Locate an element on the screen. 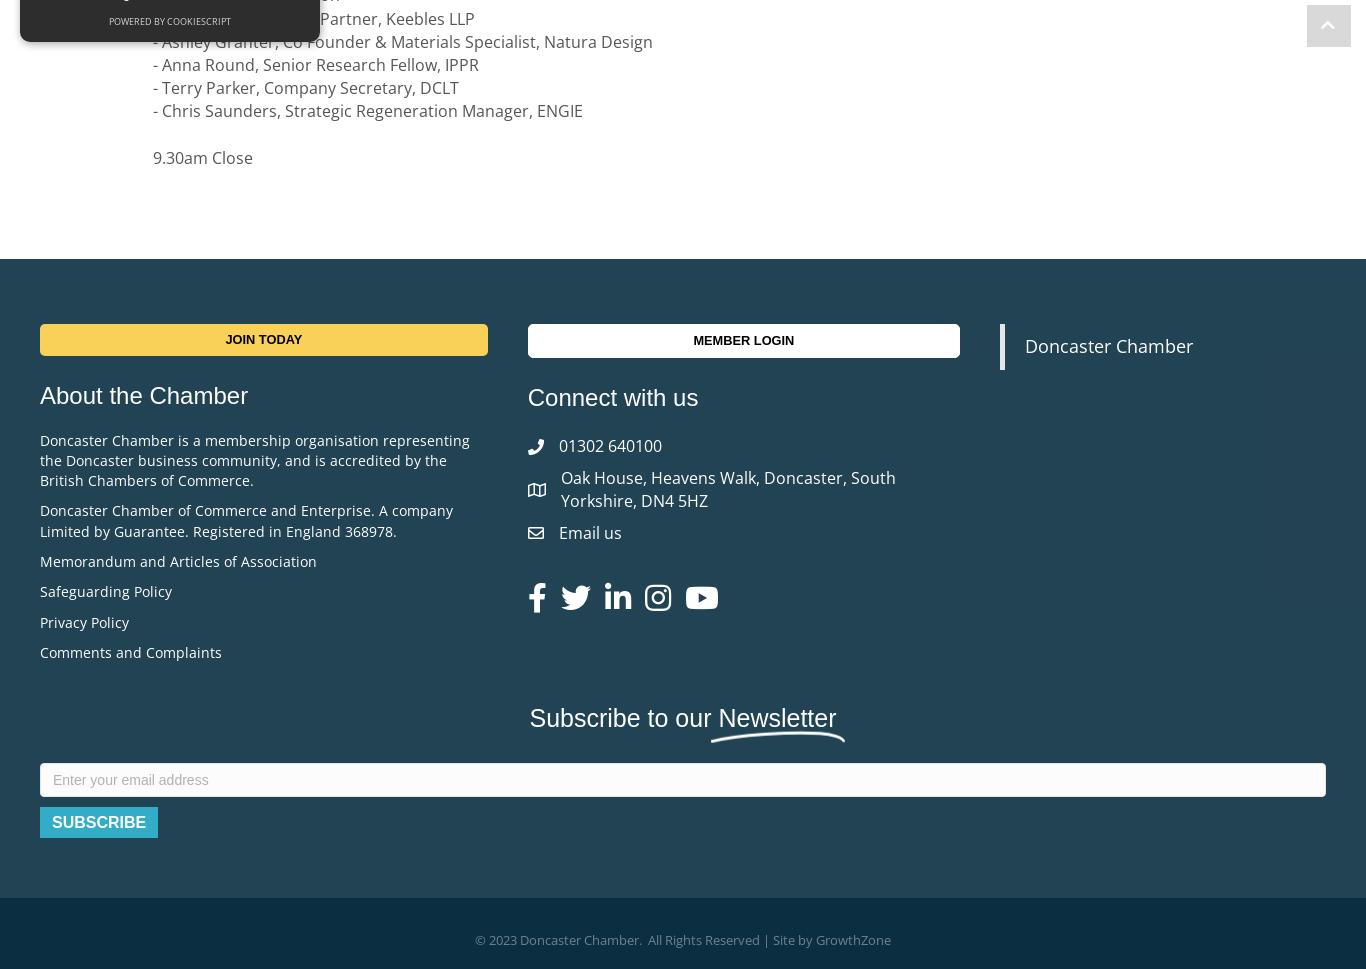 This screenshot has width=1366, height=969. '- Anna Round, Senior Research Fellow, IPPR' is located at coordinates (318, 64).